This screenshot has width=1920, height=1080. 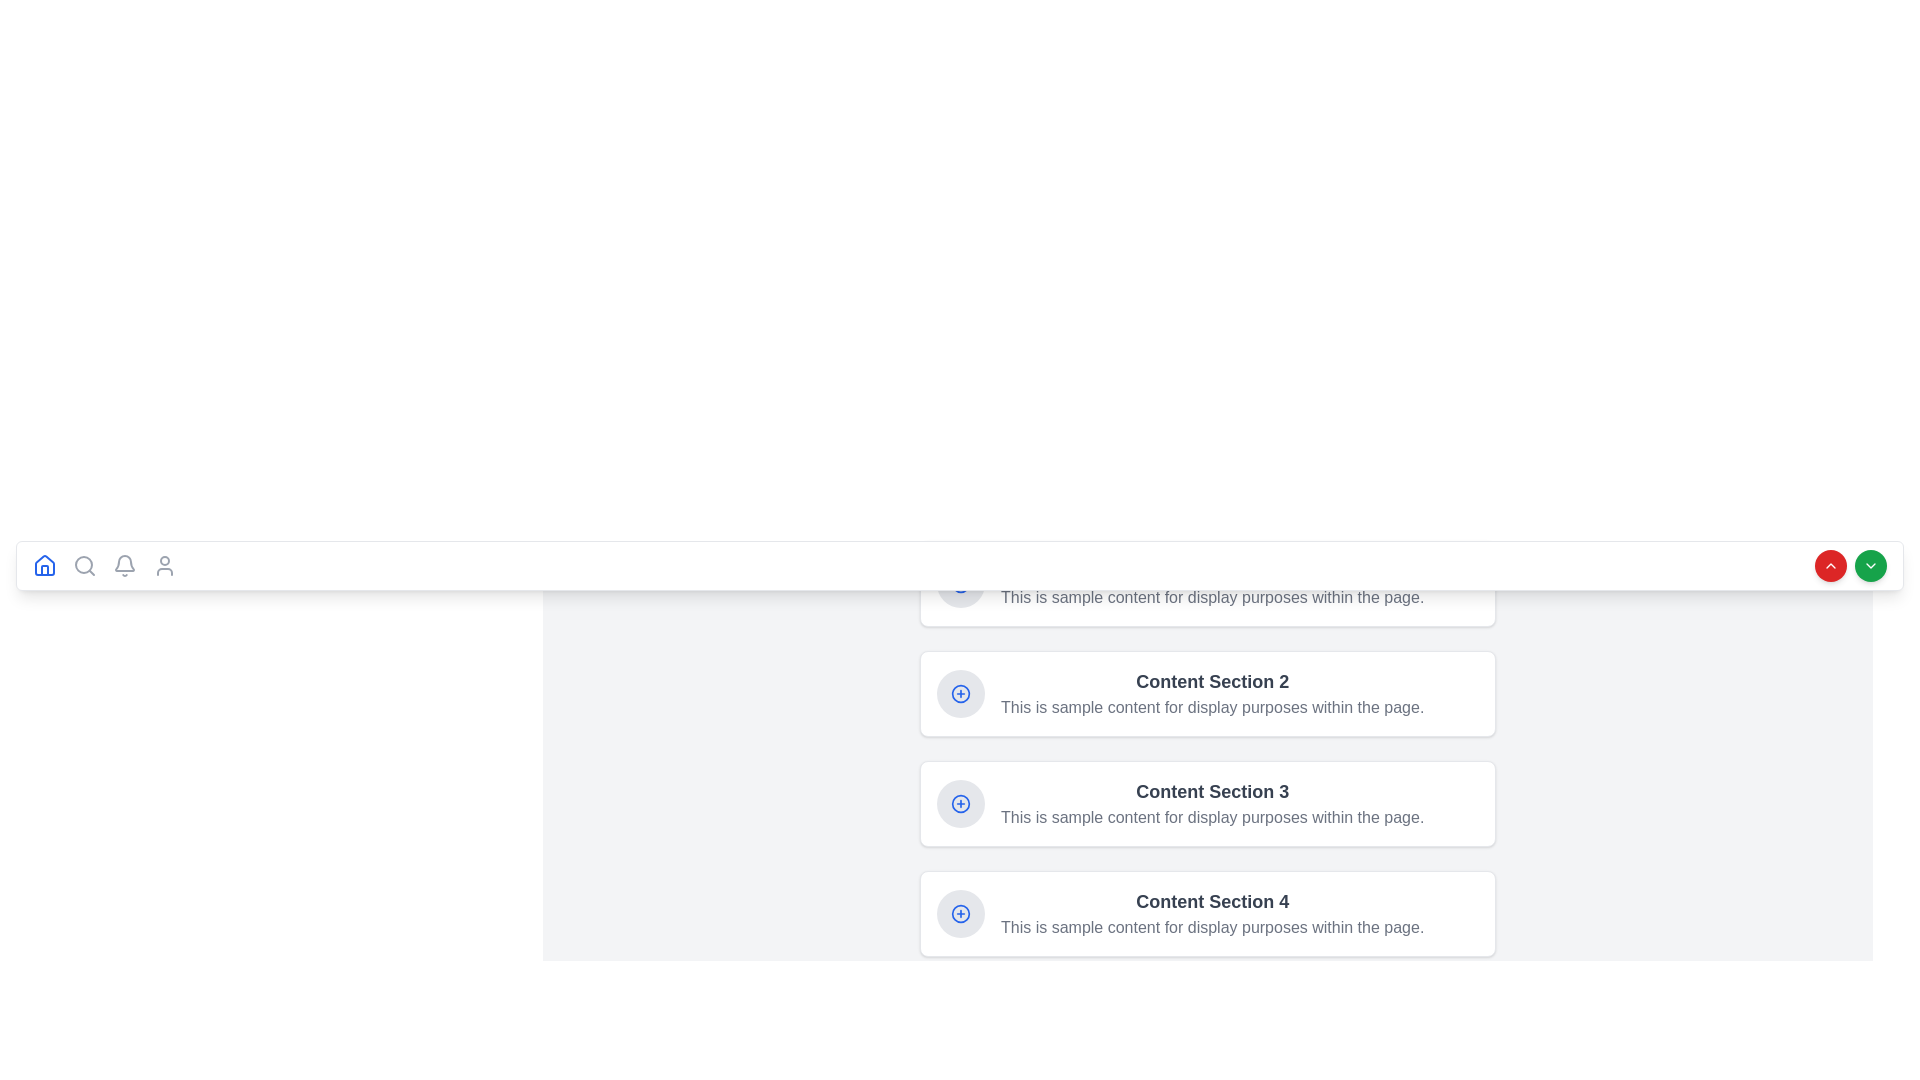 I want to click on descriptive text content located directly below the title 'Content Section 1' in the uppermost section of the vertically-stacked list, so click(x=1211, y=583).